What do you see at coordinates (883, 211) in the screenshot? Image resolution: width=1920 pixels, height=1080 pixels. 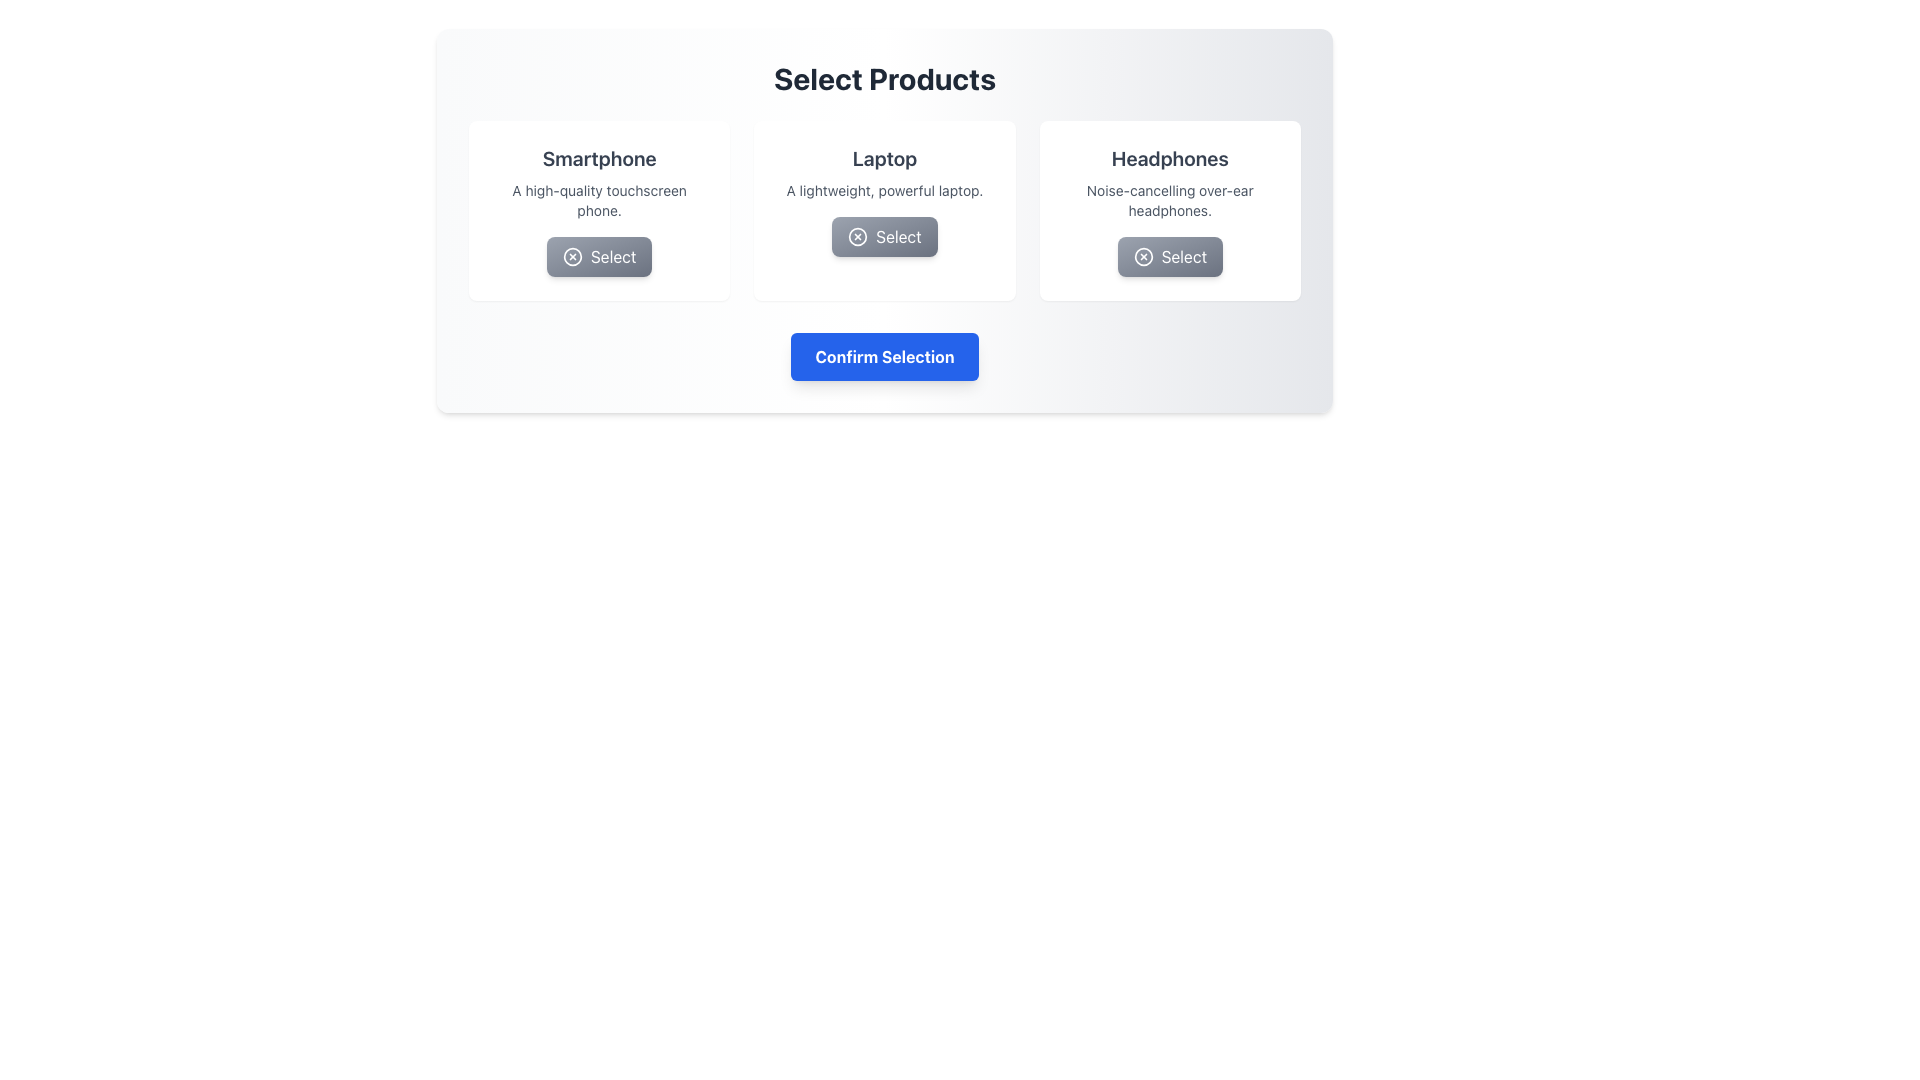 I see `the 'Select' button in the product item panel representing a laptop to choose this product` at bounding box center [883, 211].